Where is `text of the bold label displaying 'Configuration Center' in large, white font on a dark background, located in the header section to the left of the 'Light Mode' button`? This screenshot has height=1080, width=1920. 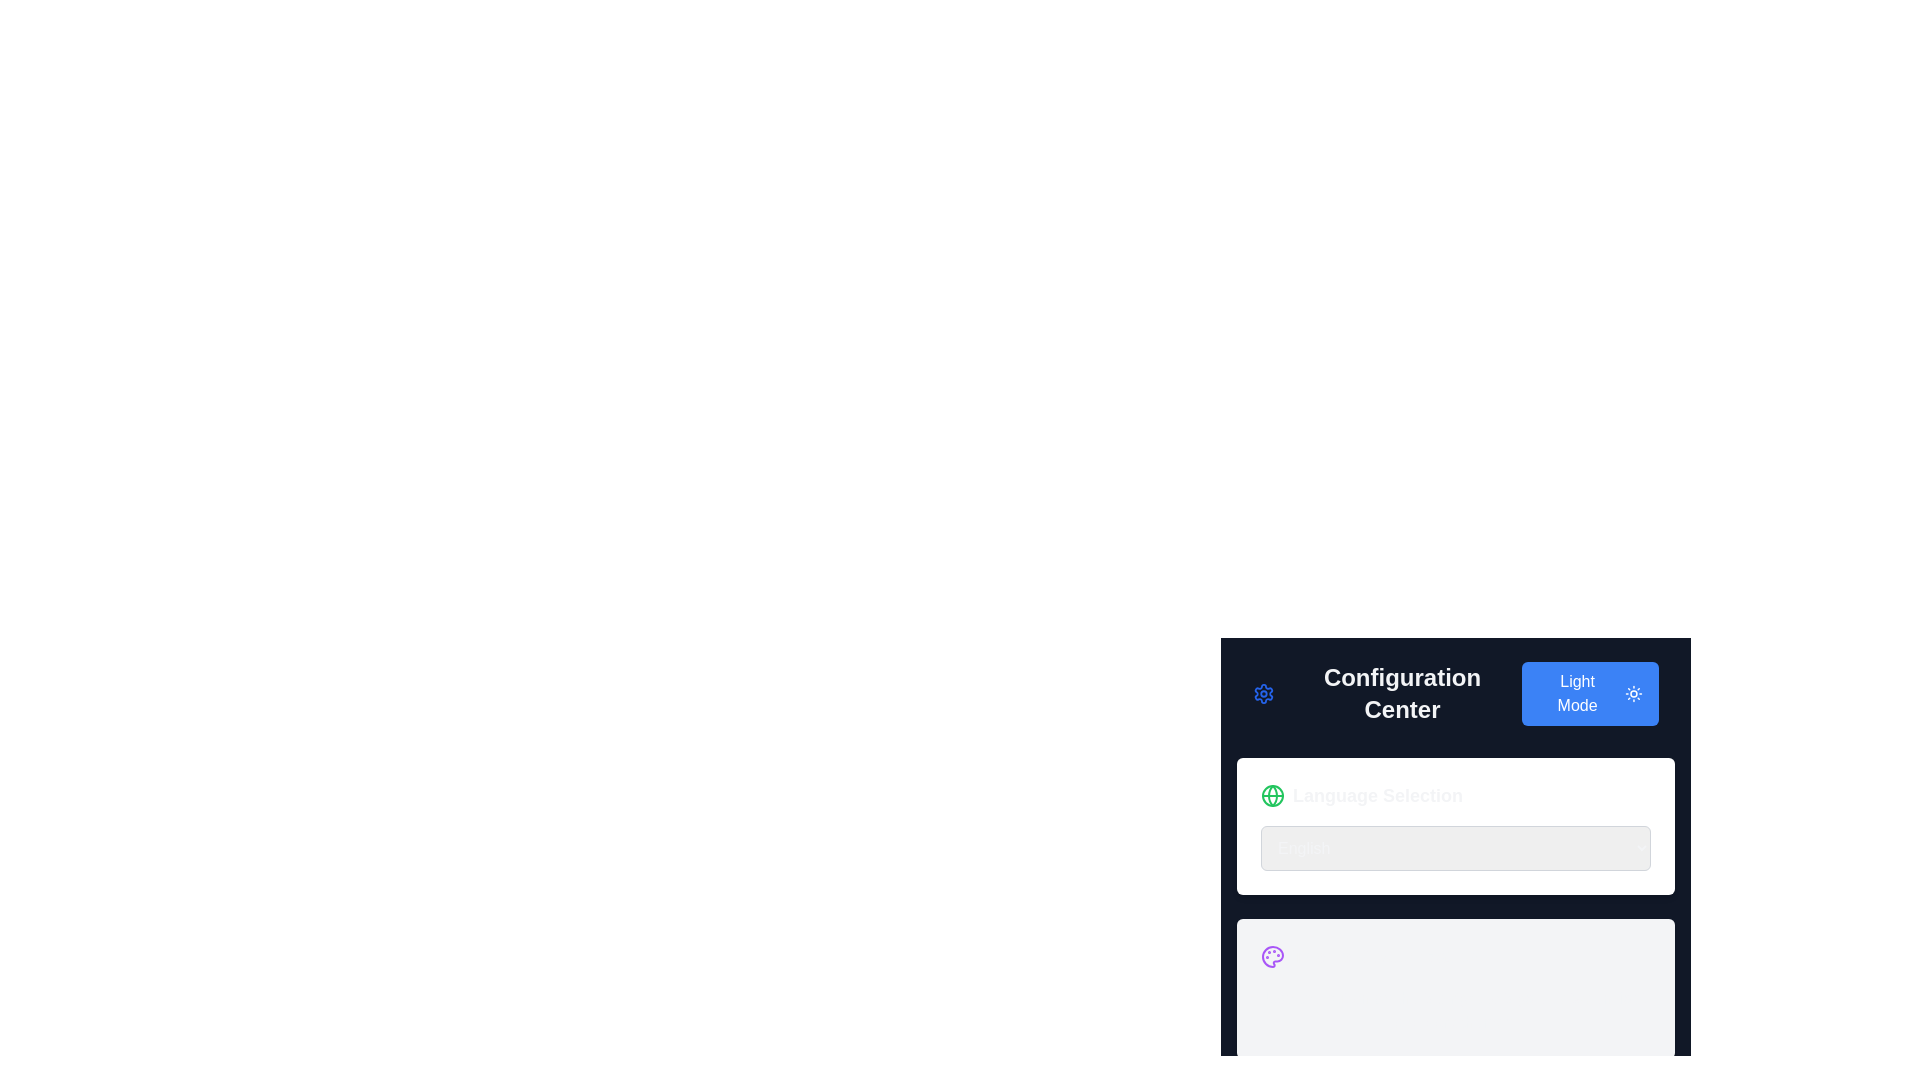
text of the bold label displaying 'Configuration Center' in large, white font on a dark background, located in the header section to the left of the 'Light Mode' button is located at coordinates (1386, 693).